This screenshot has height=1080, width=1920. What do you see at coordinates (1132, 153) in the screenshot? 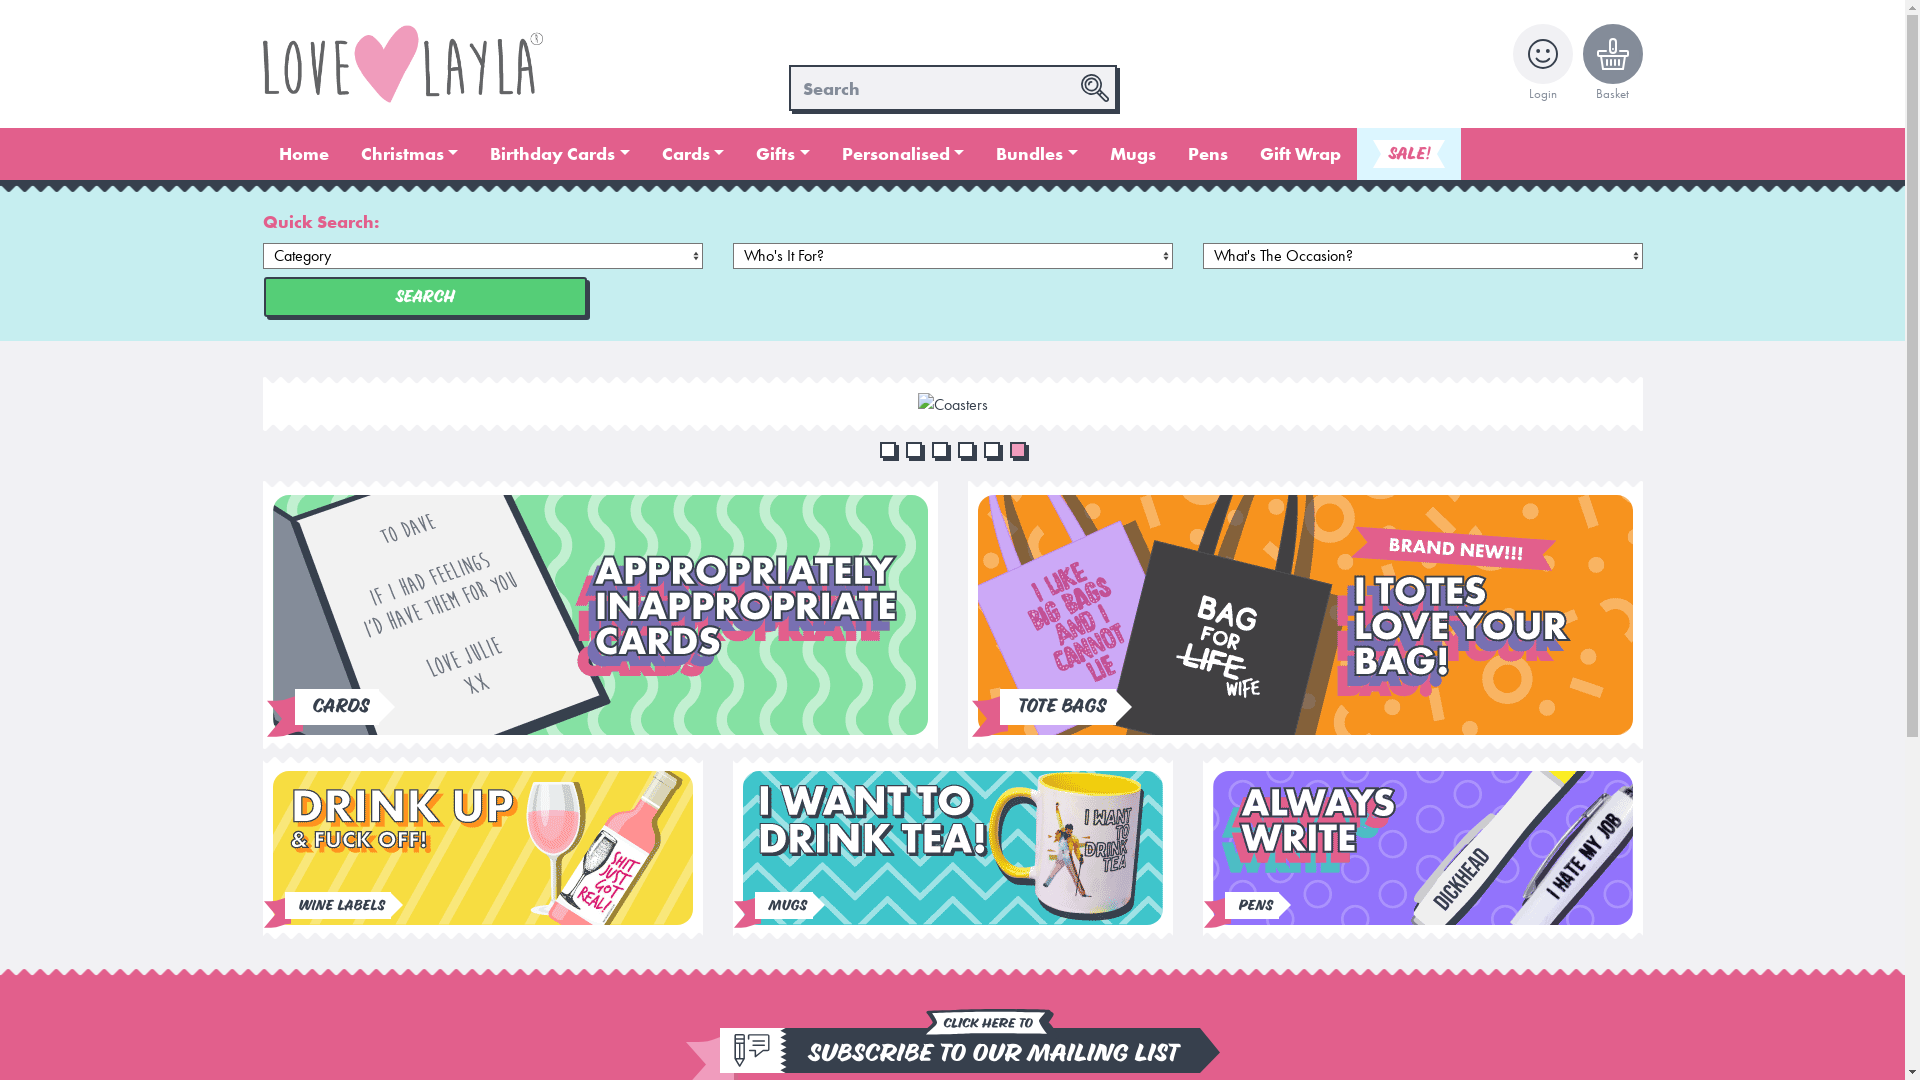
I see `'Mugs'` at bounding box center [1132, 153].